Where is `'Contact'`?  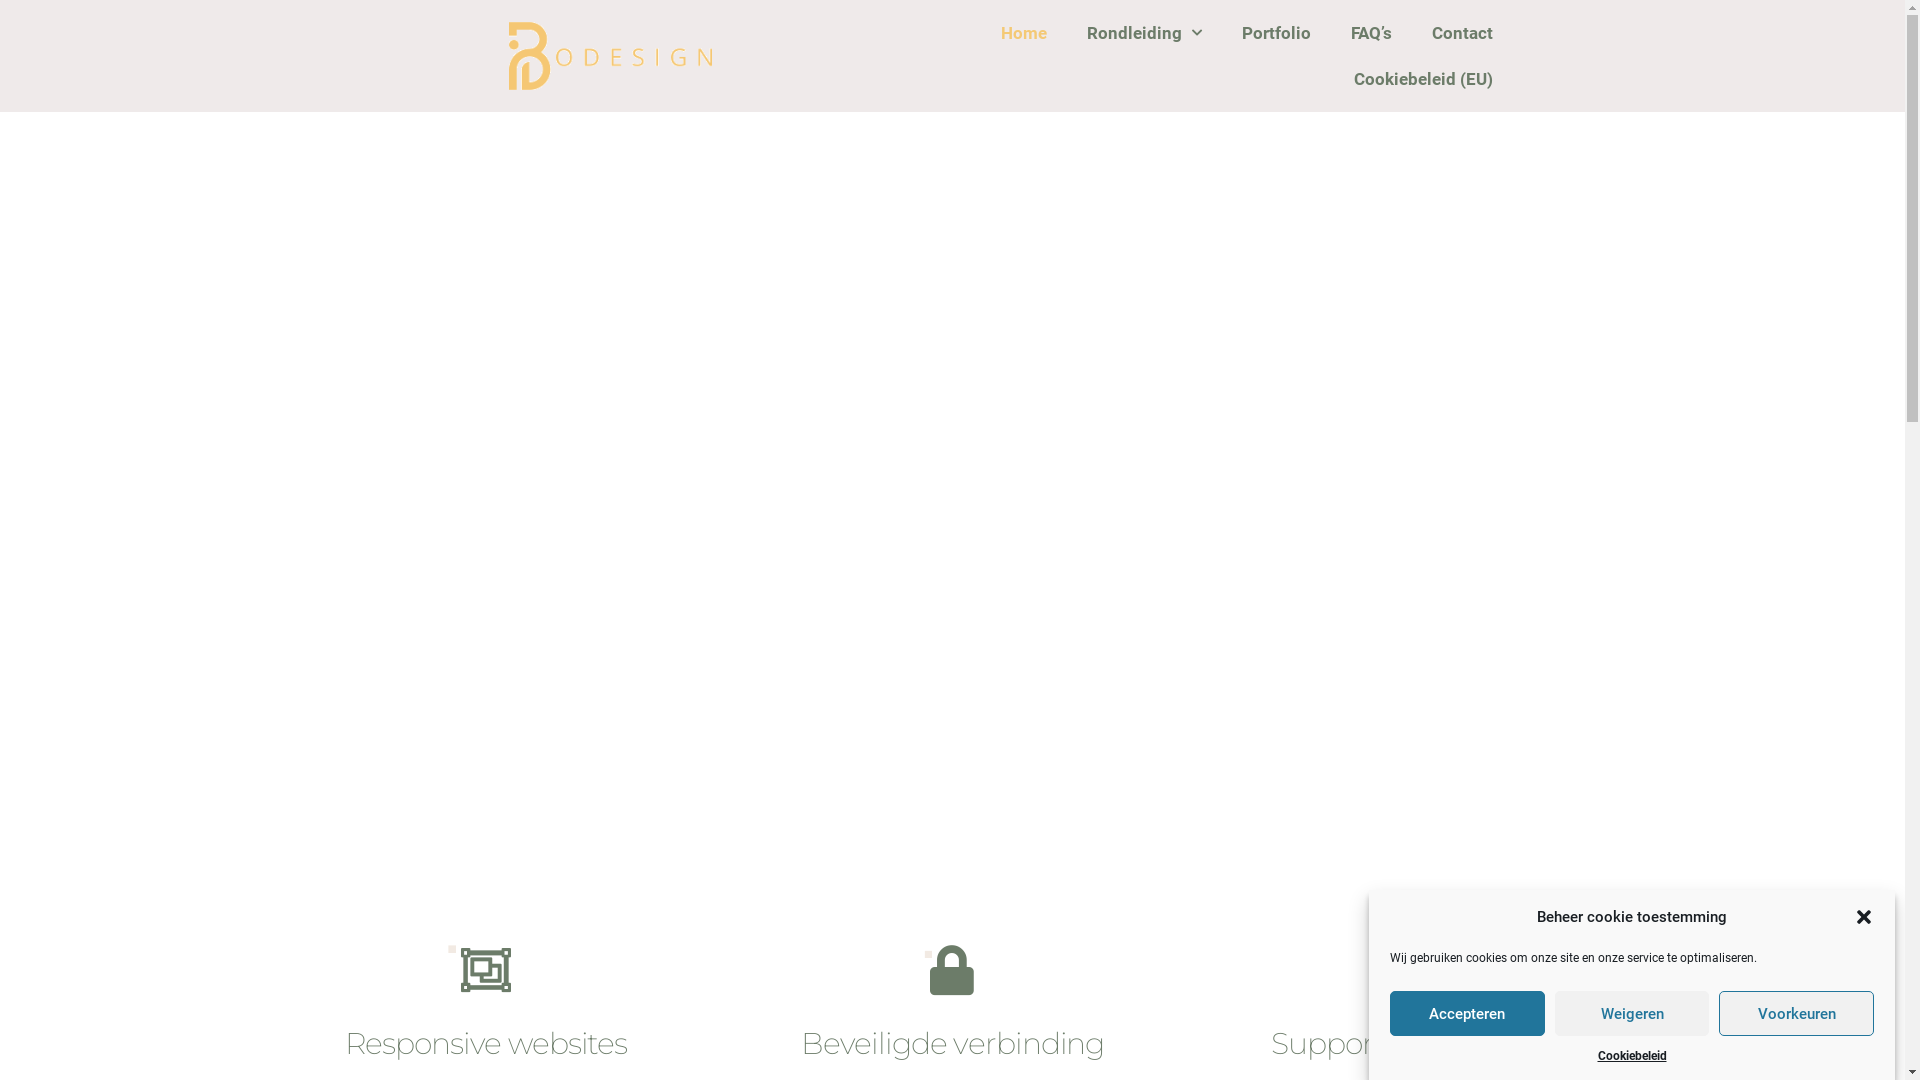
'Contact' is located at coordinates (1462, 33).